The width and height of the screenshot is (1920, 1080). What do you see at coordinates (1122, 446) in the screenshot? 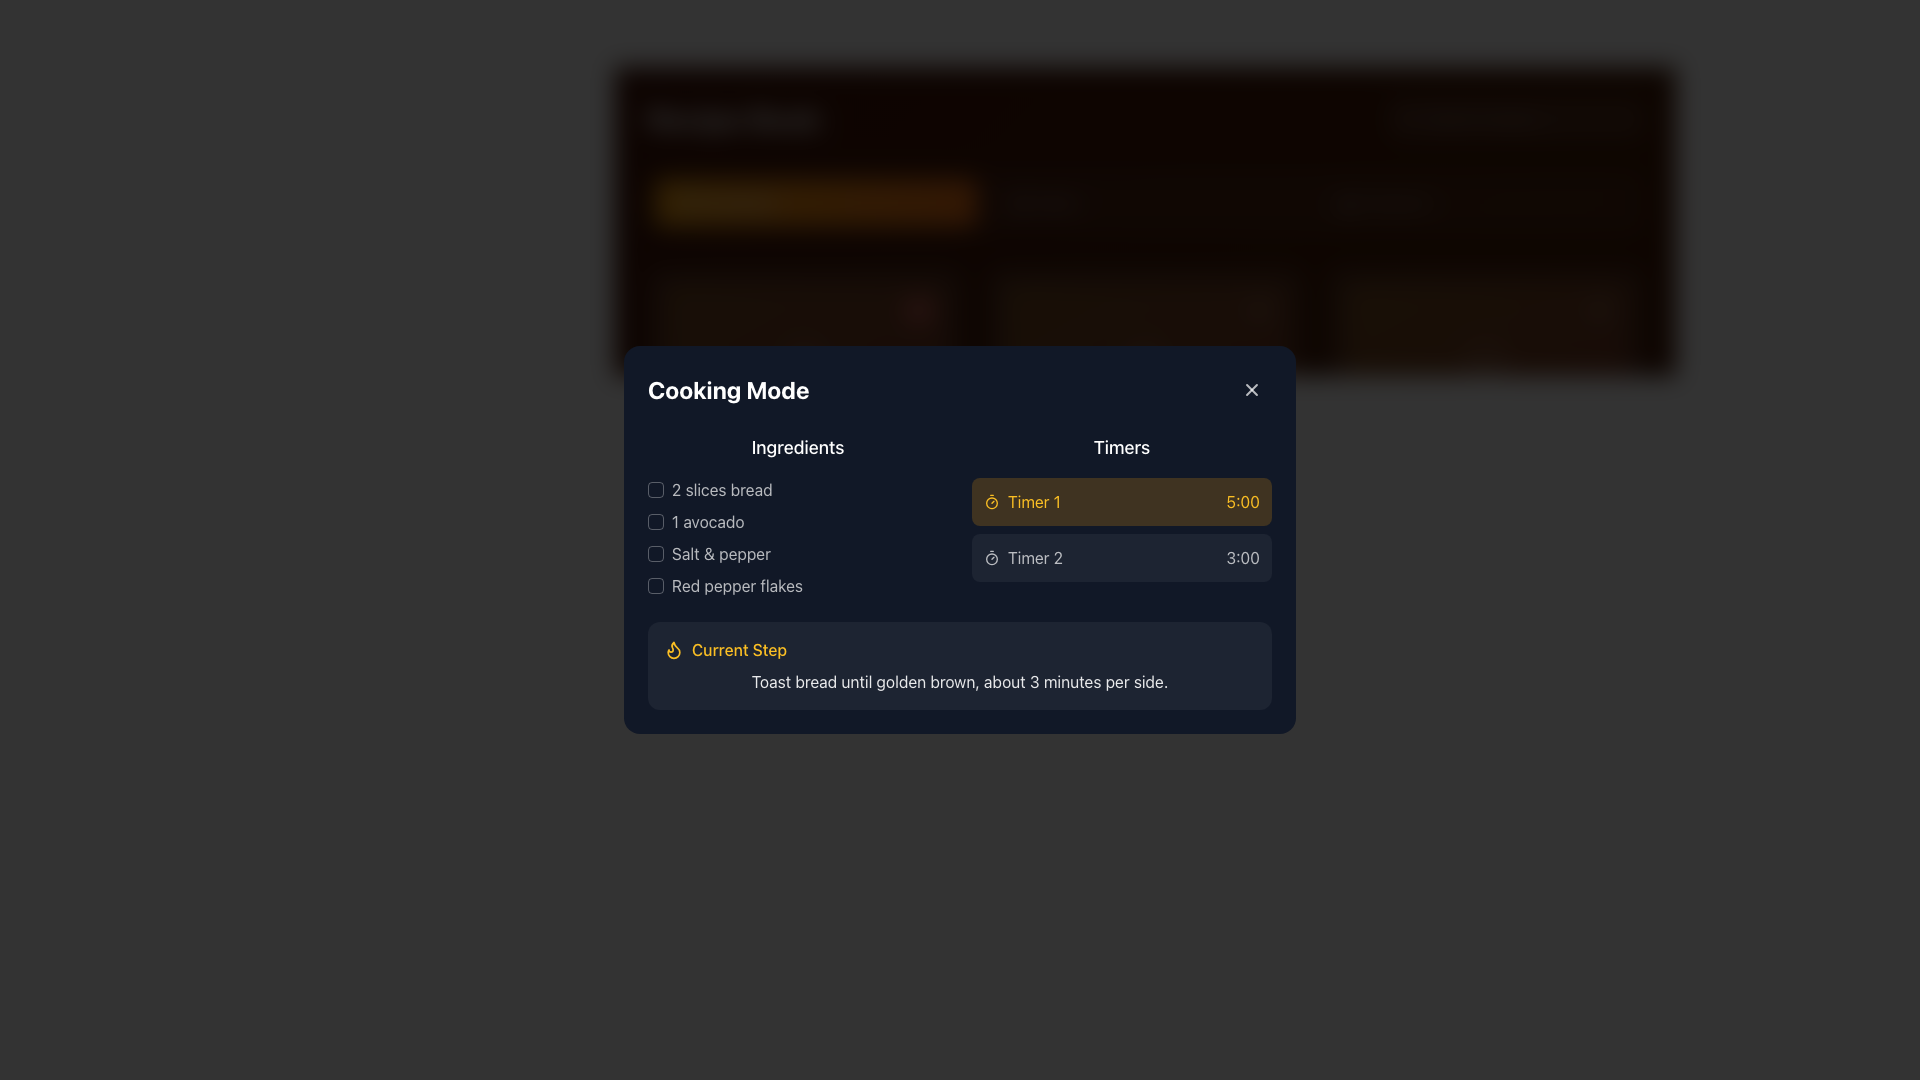
I see `the heading label for the timers section located at the top right of the modal dialog` at bounding box center [1122, 446].